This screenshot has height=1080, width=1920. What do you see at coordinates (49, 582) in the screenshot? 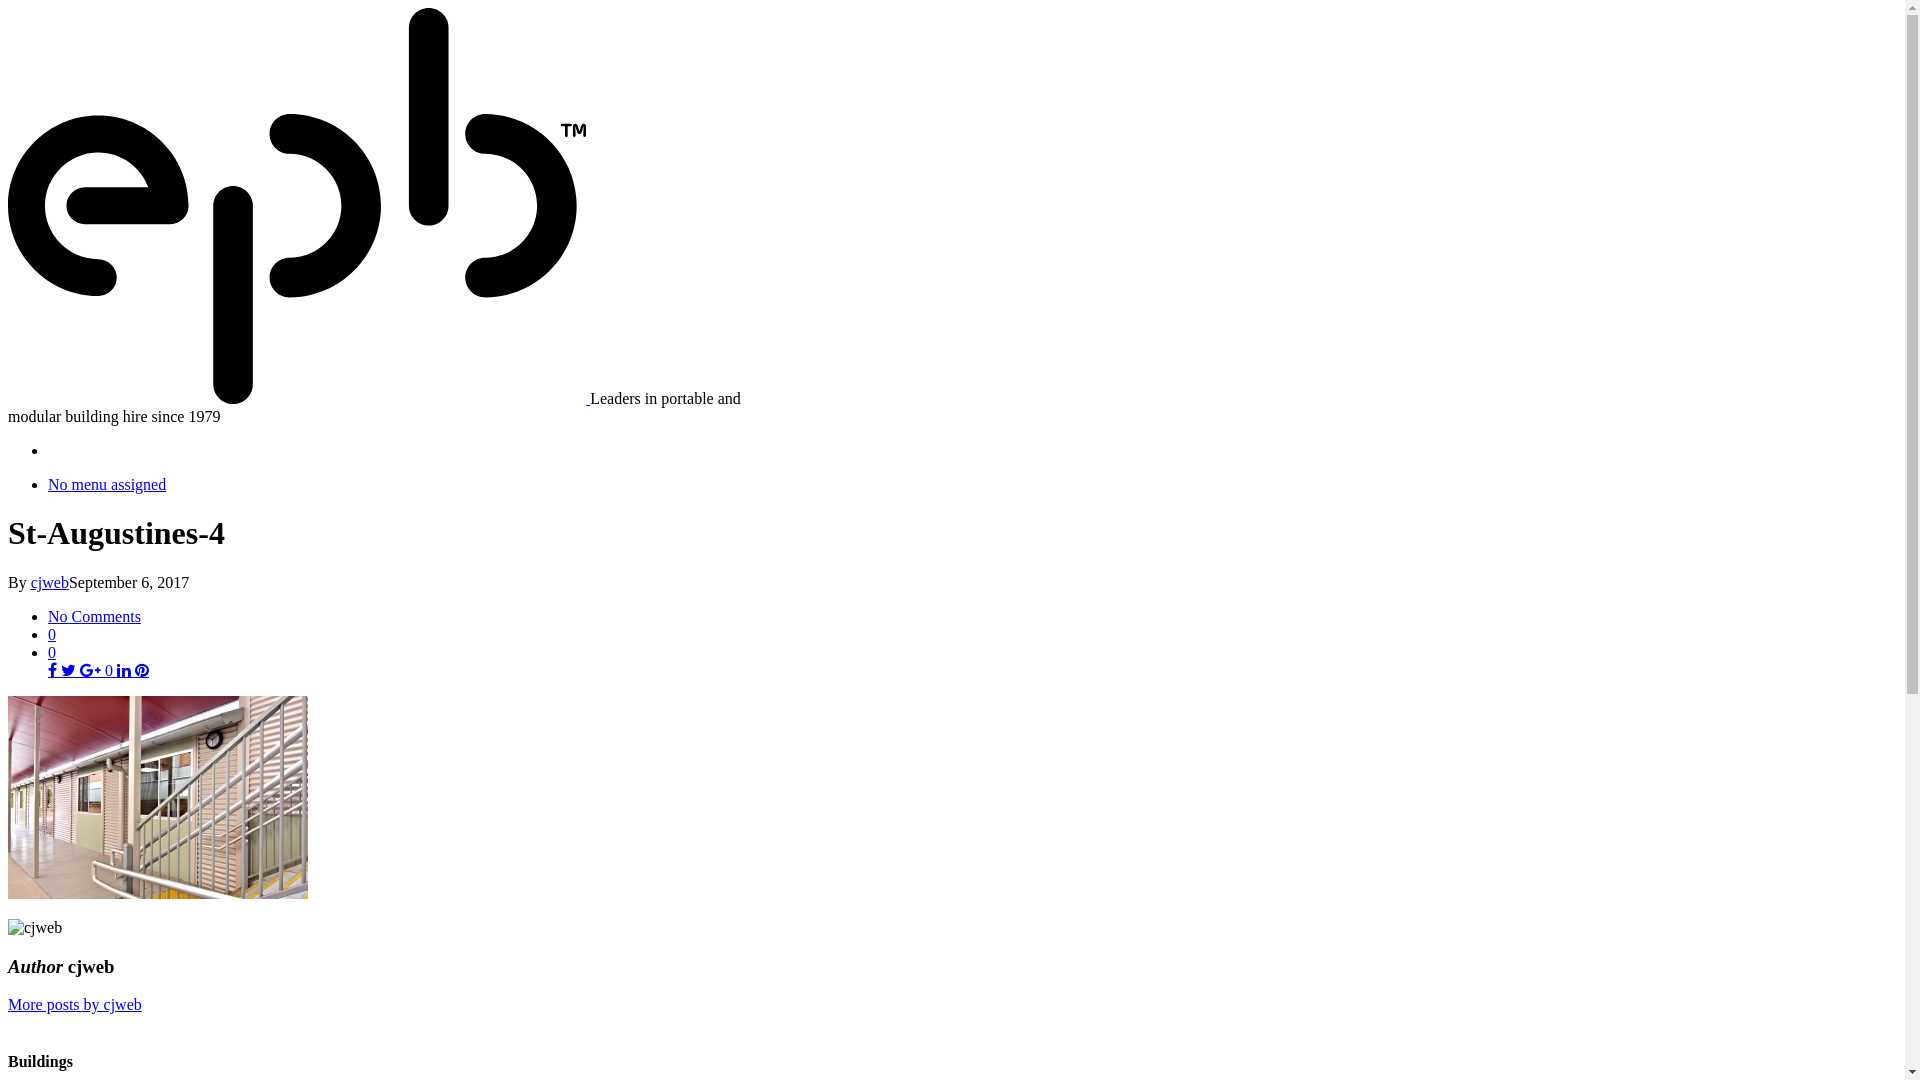
I see `'cjweb'` at bounding box center [49, 582].